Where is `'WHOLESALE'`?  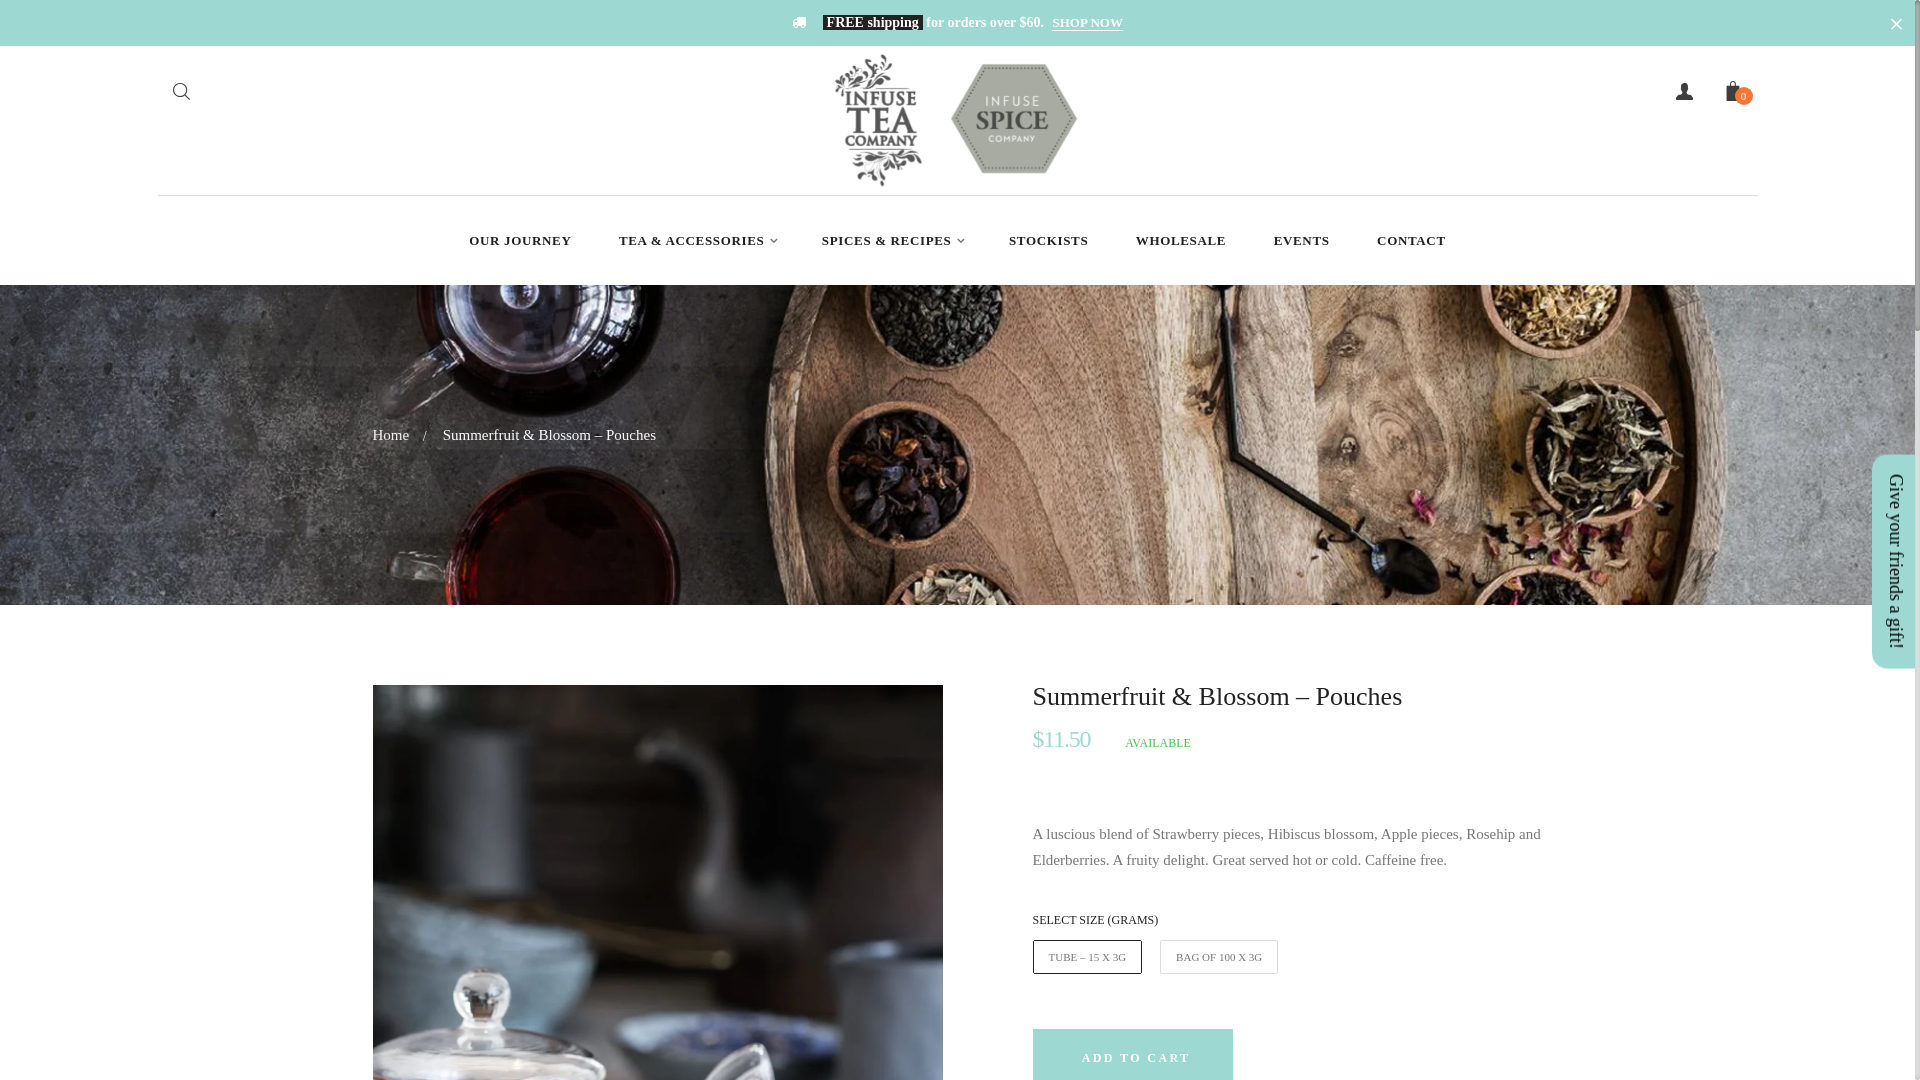 'WHOLESALE' is located at coordinates (1180, 239).